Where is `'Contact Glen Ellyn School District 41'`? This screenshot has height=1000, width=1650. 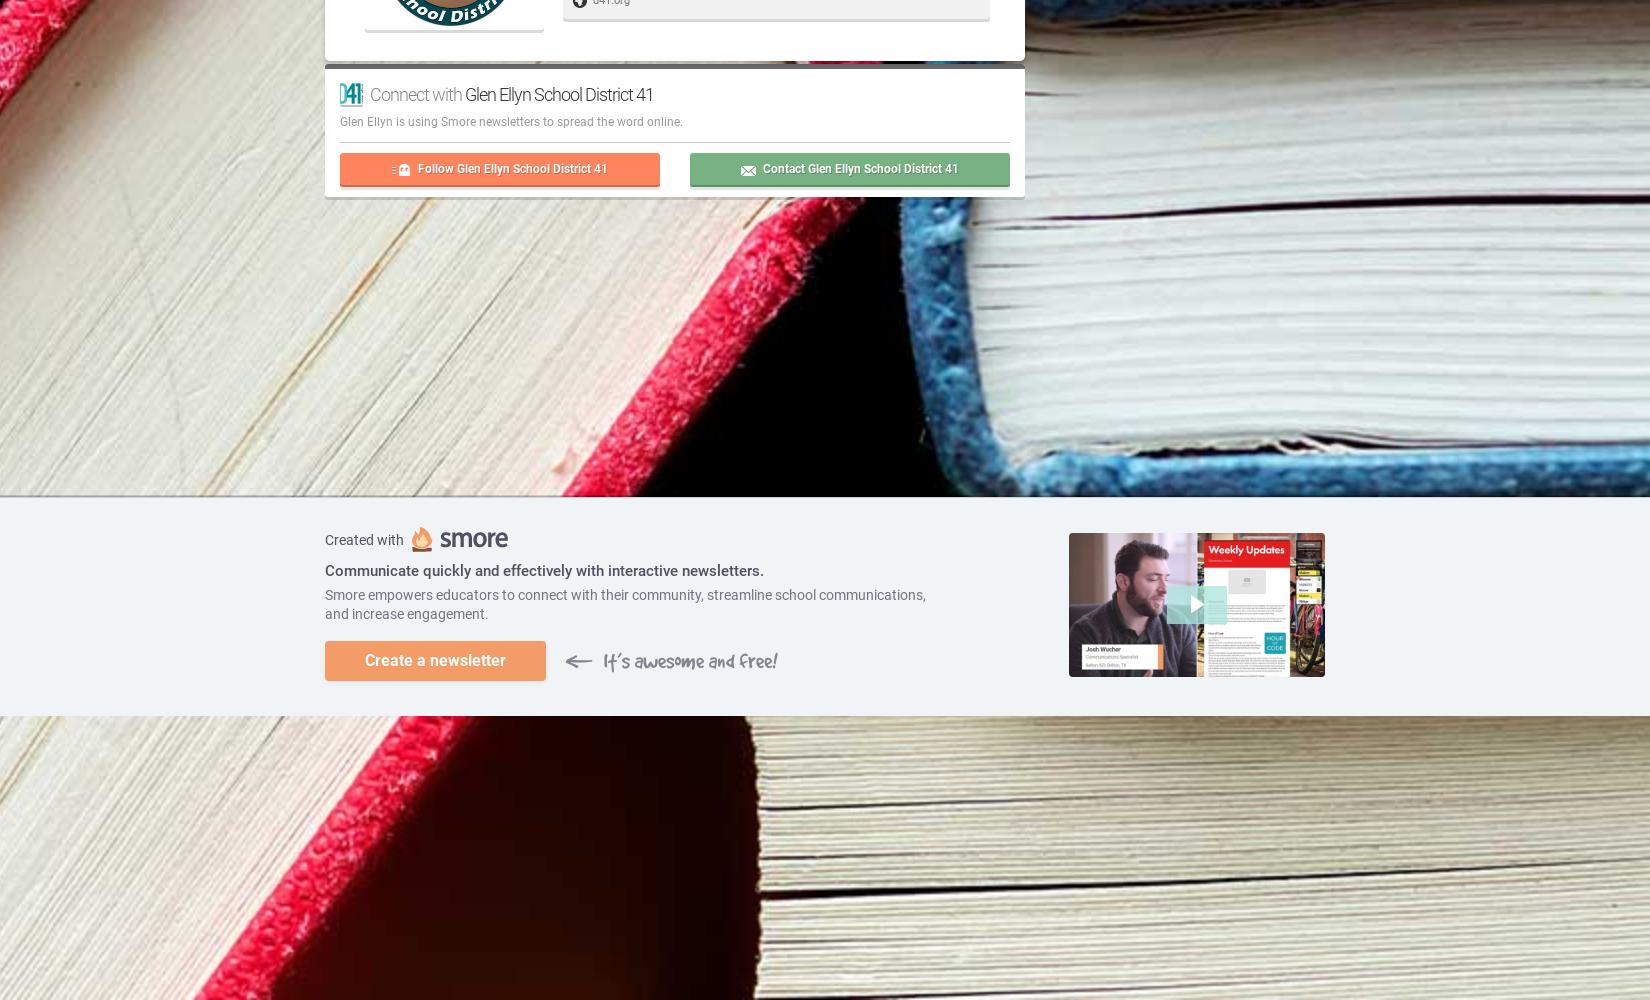
'Contact Glen Ellyn School District 41' is located at coordinates (860, 168).